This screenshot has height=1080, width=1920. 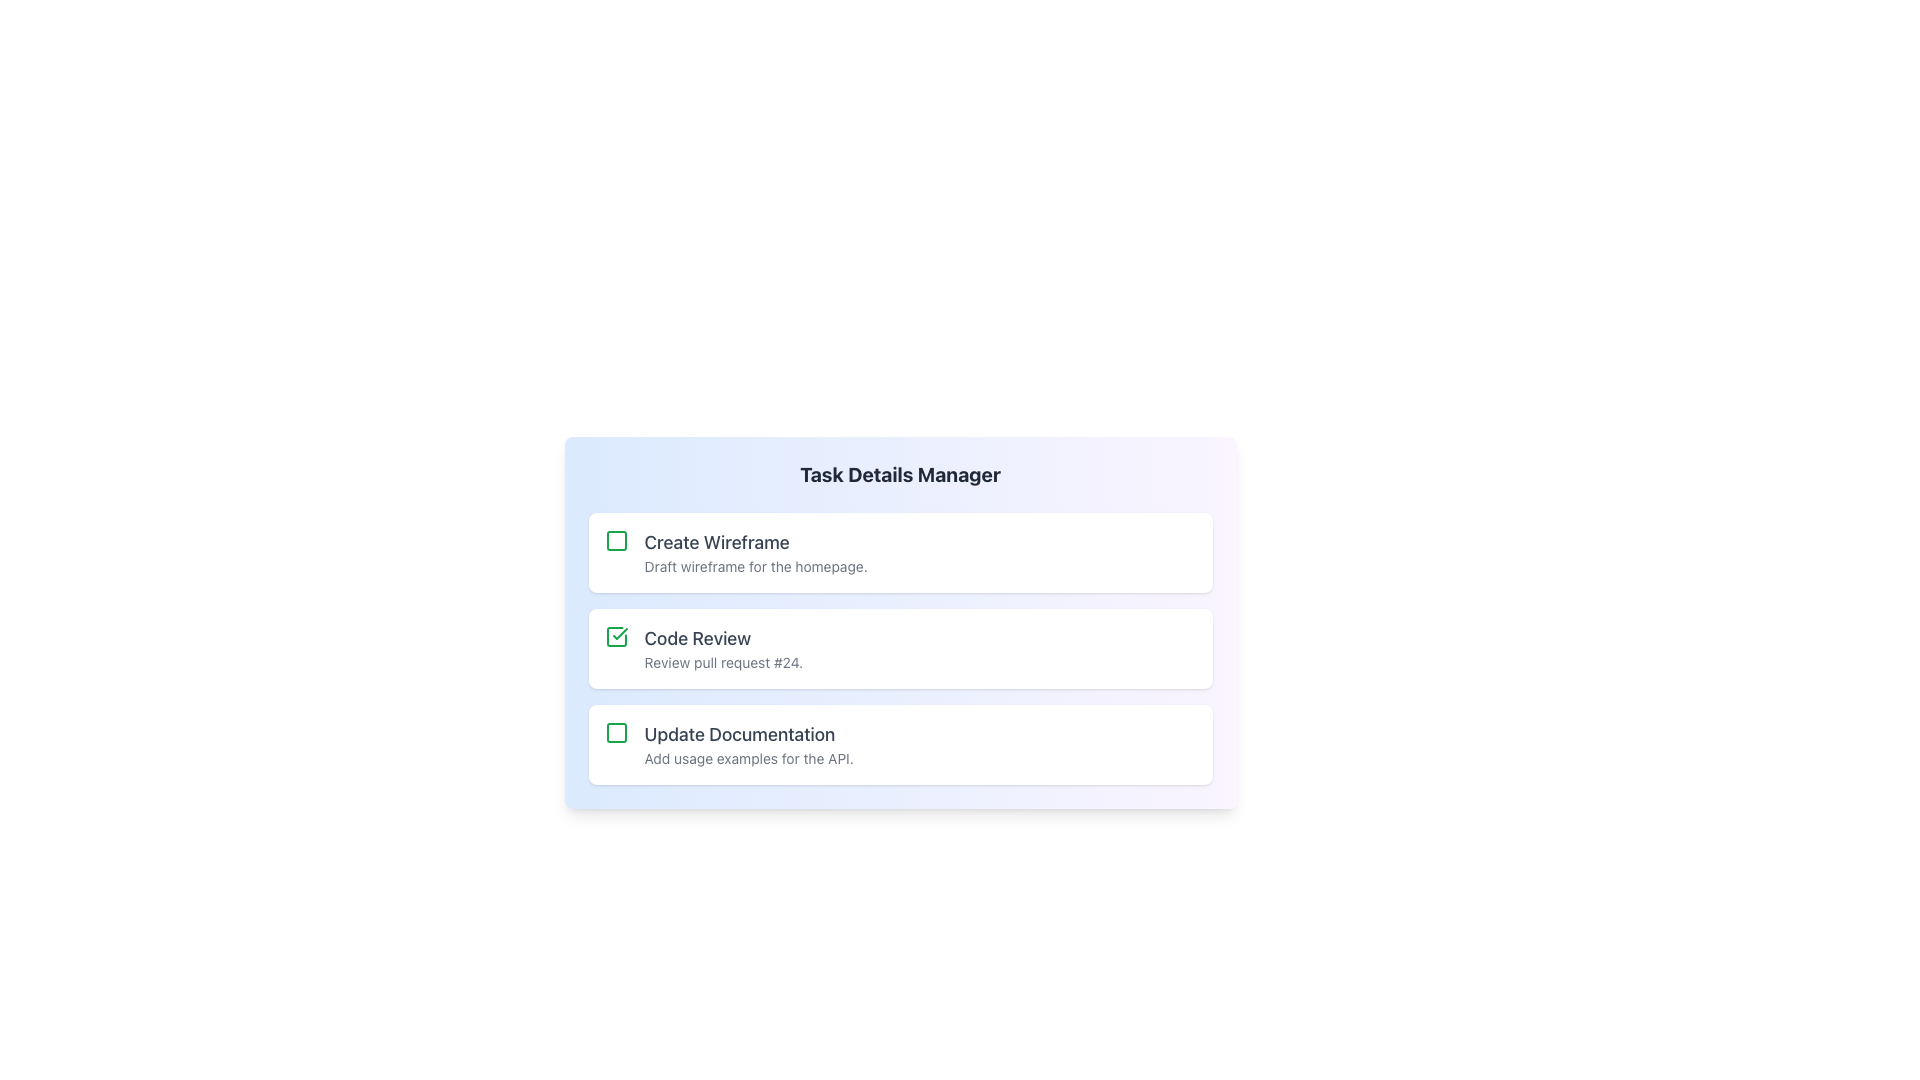 I want to click on the green-tinted square-shaped icon located before the text 'Create Wireframe', so click(x=615, y=540).